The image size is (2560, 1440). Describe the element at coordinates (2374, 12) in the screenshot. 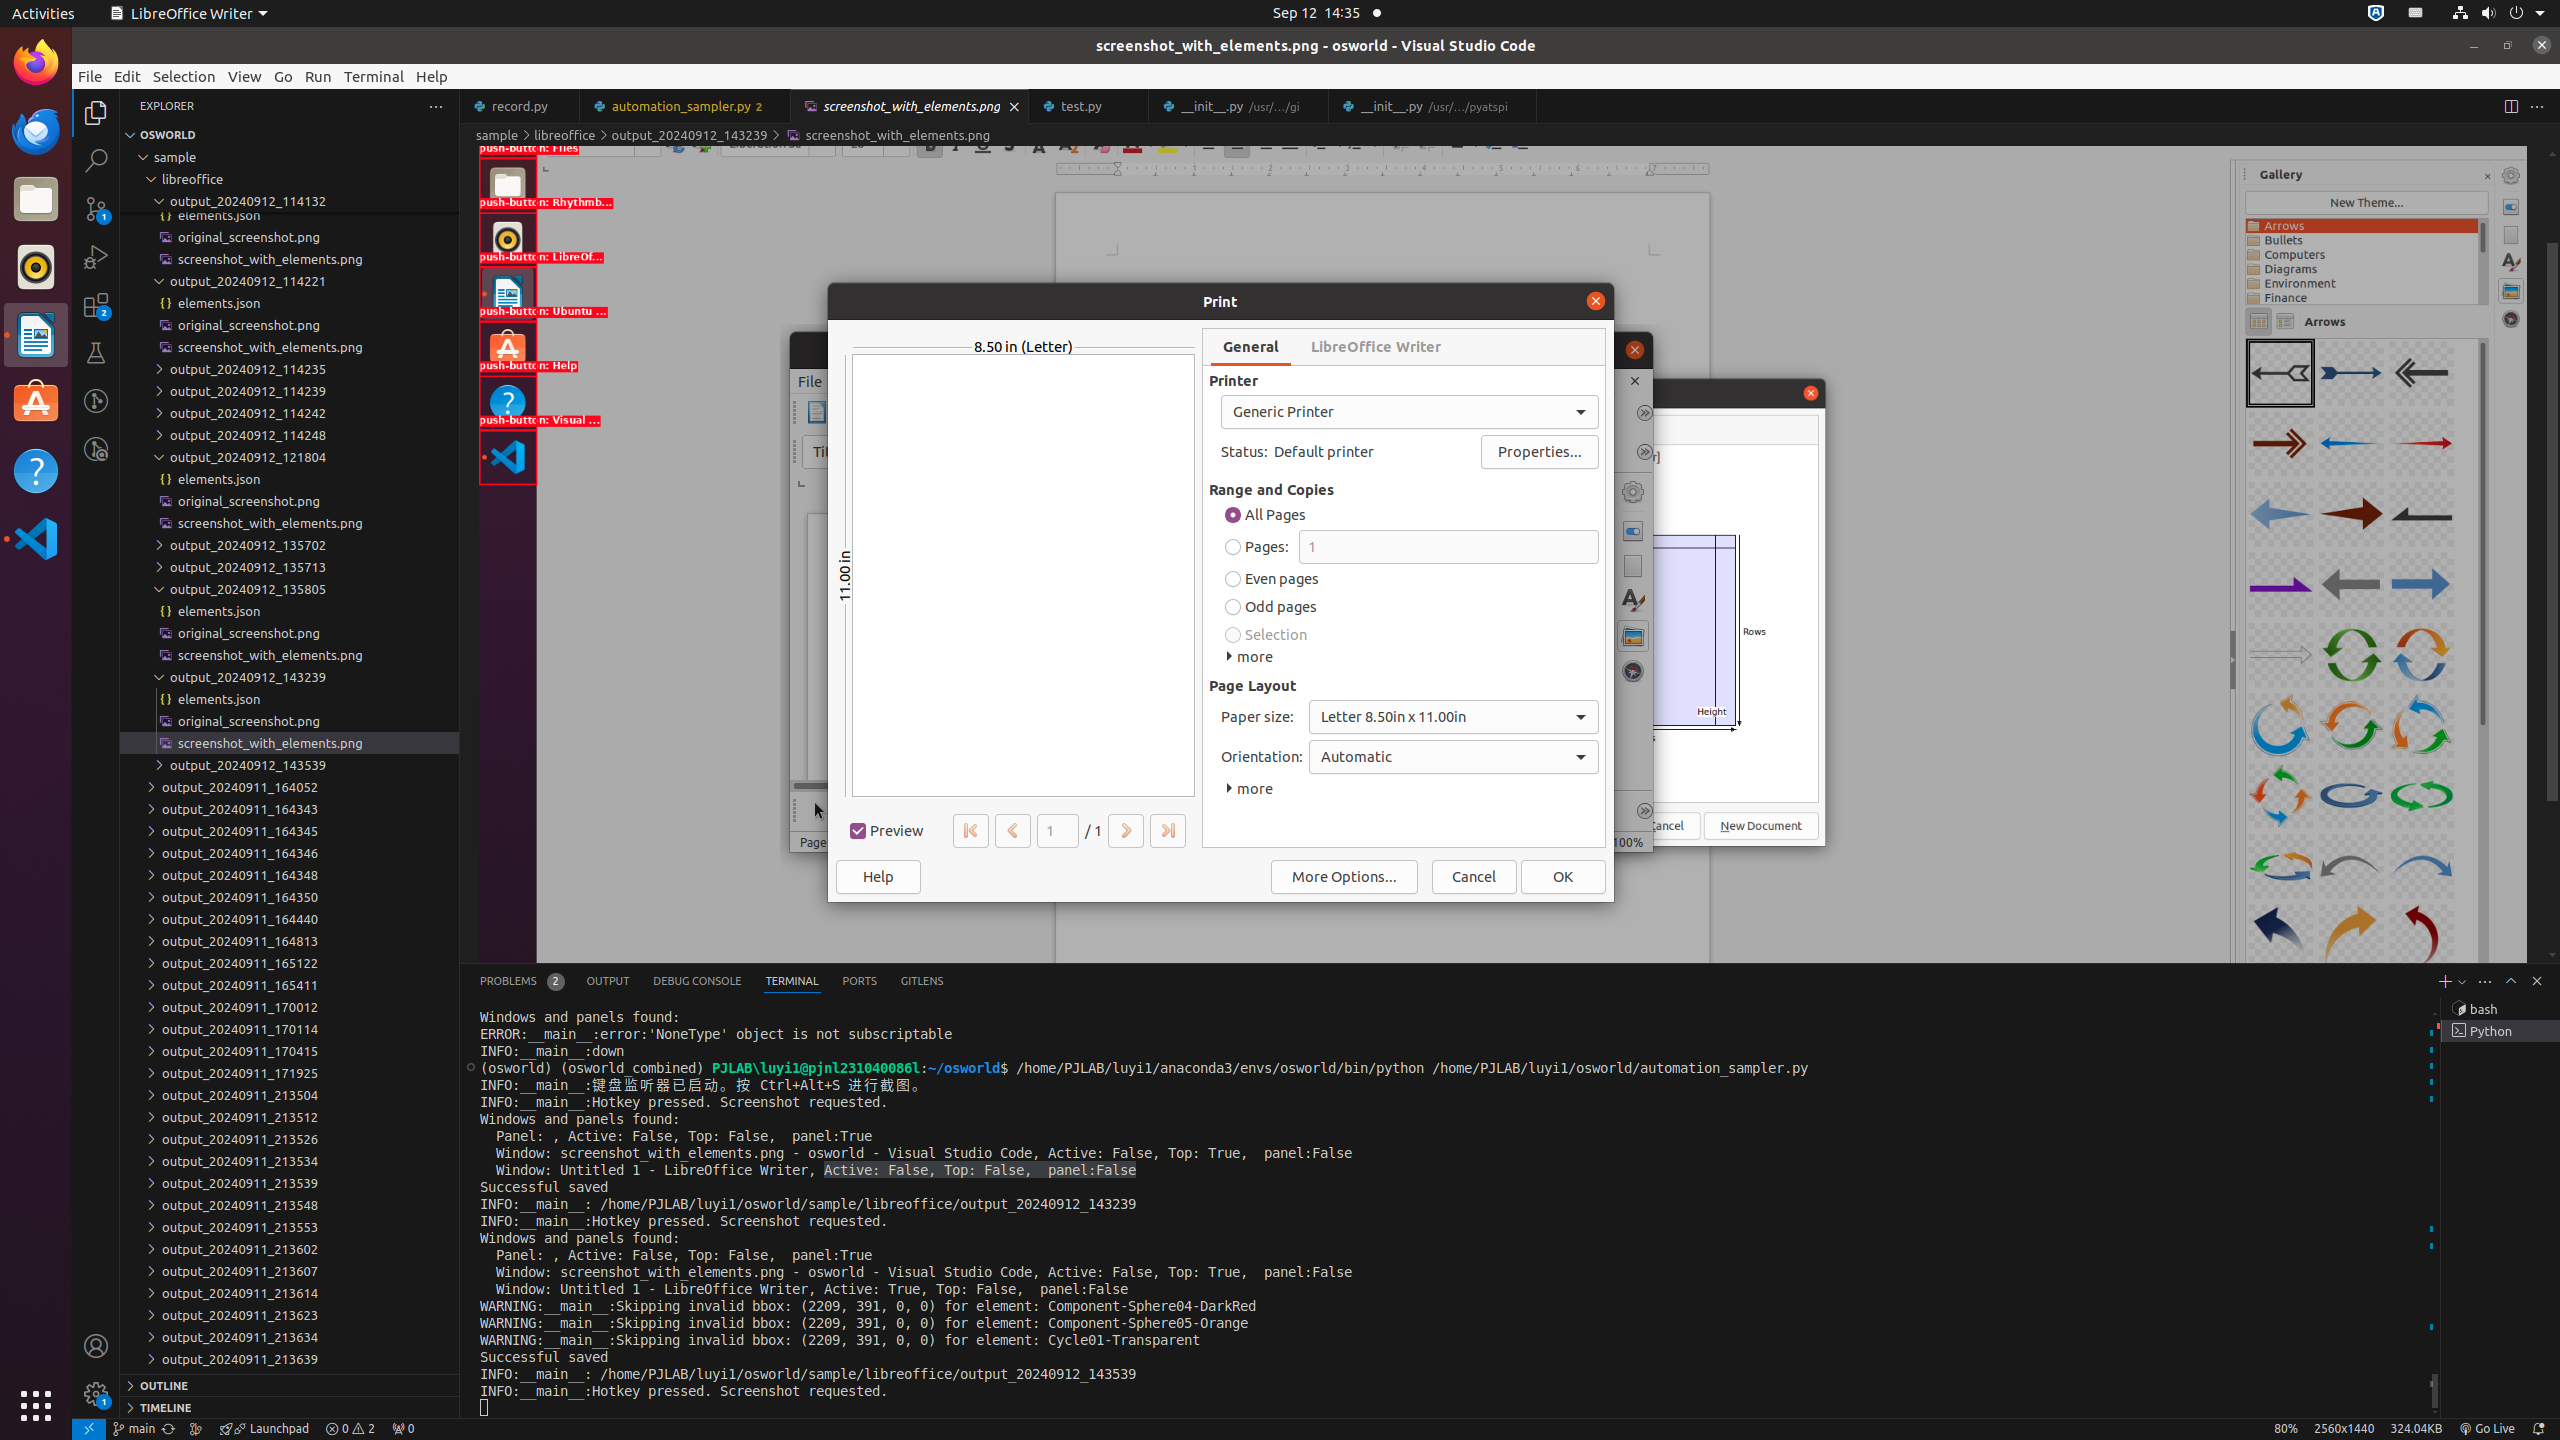

I see `':1.72/StatusNotifierItem'` at that location.